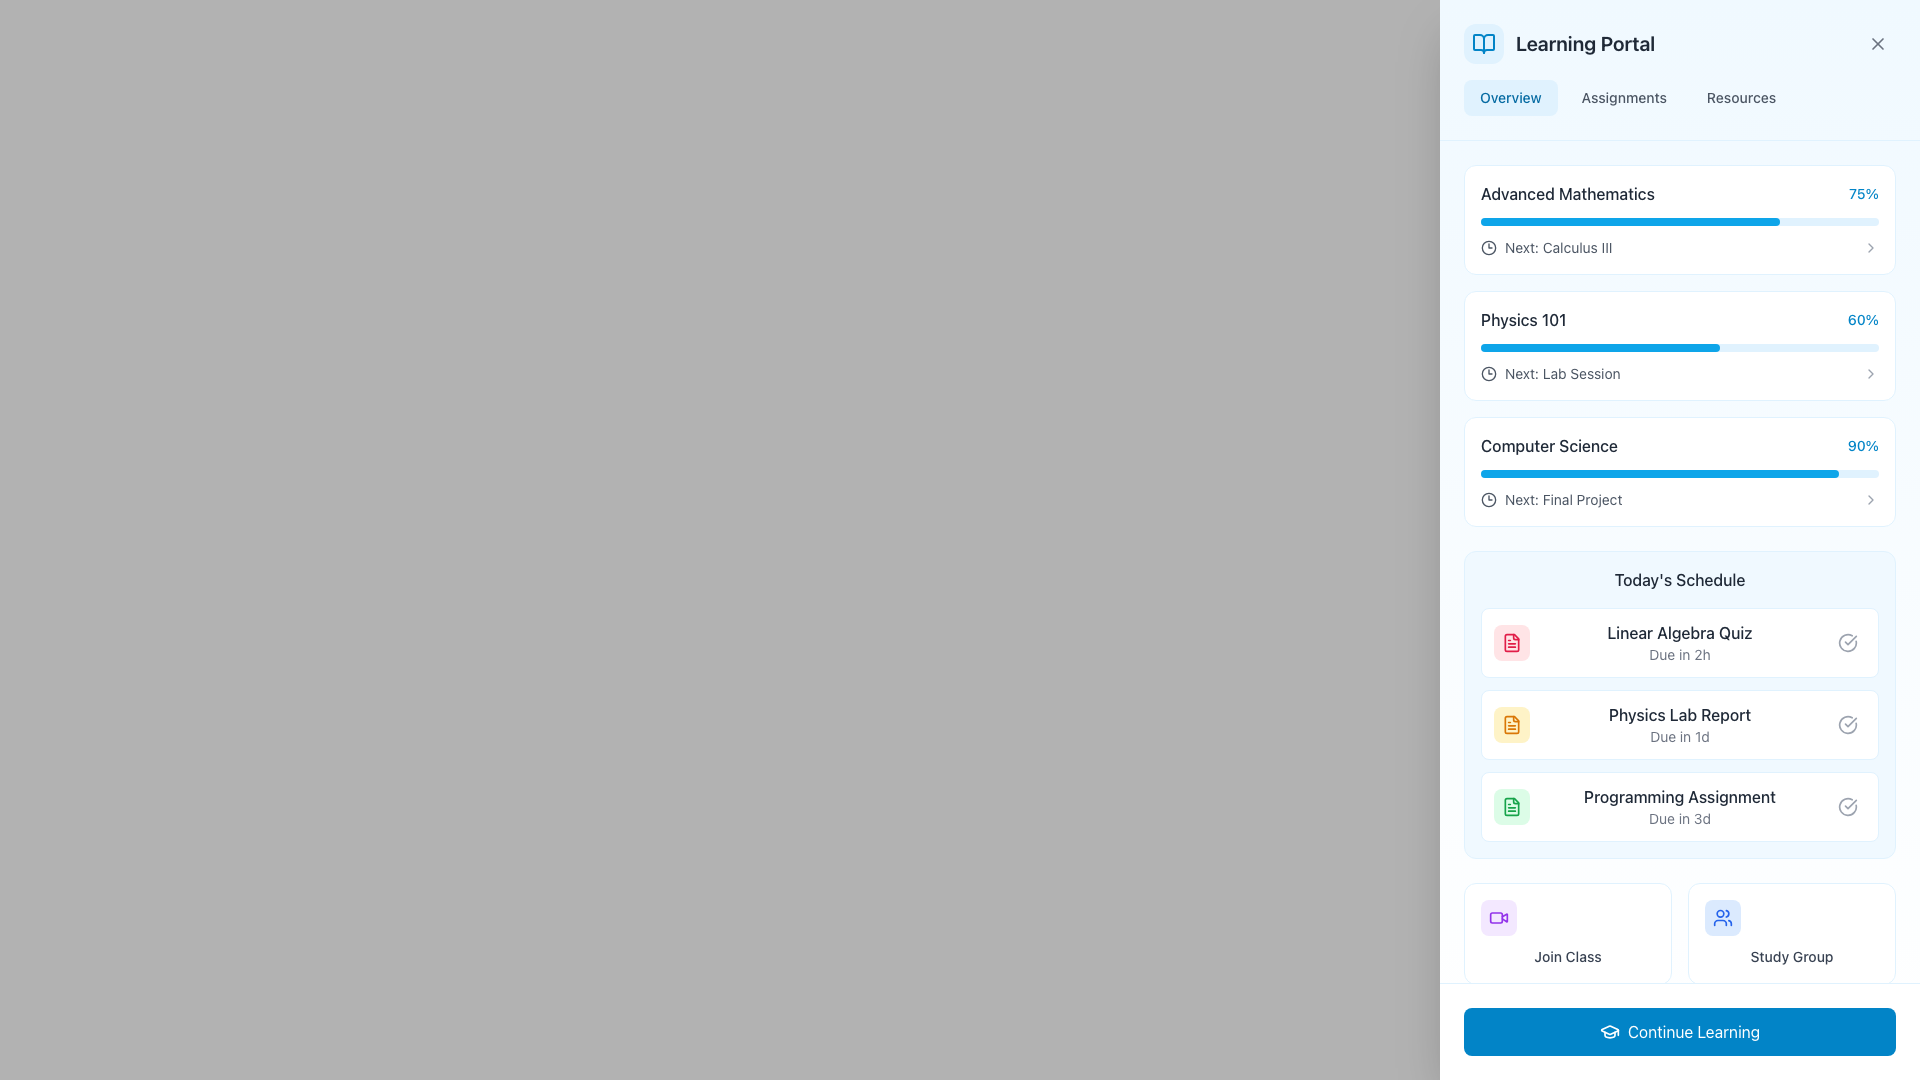  What do you see at coordinates (1512, 725) in the screenshot?
I see `the document icon with three horizontal lines in the 'Today's Schedule' section of the 'Physics Lab Report' item, which is associated with the orange card` at bounding box center [1512, 725].